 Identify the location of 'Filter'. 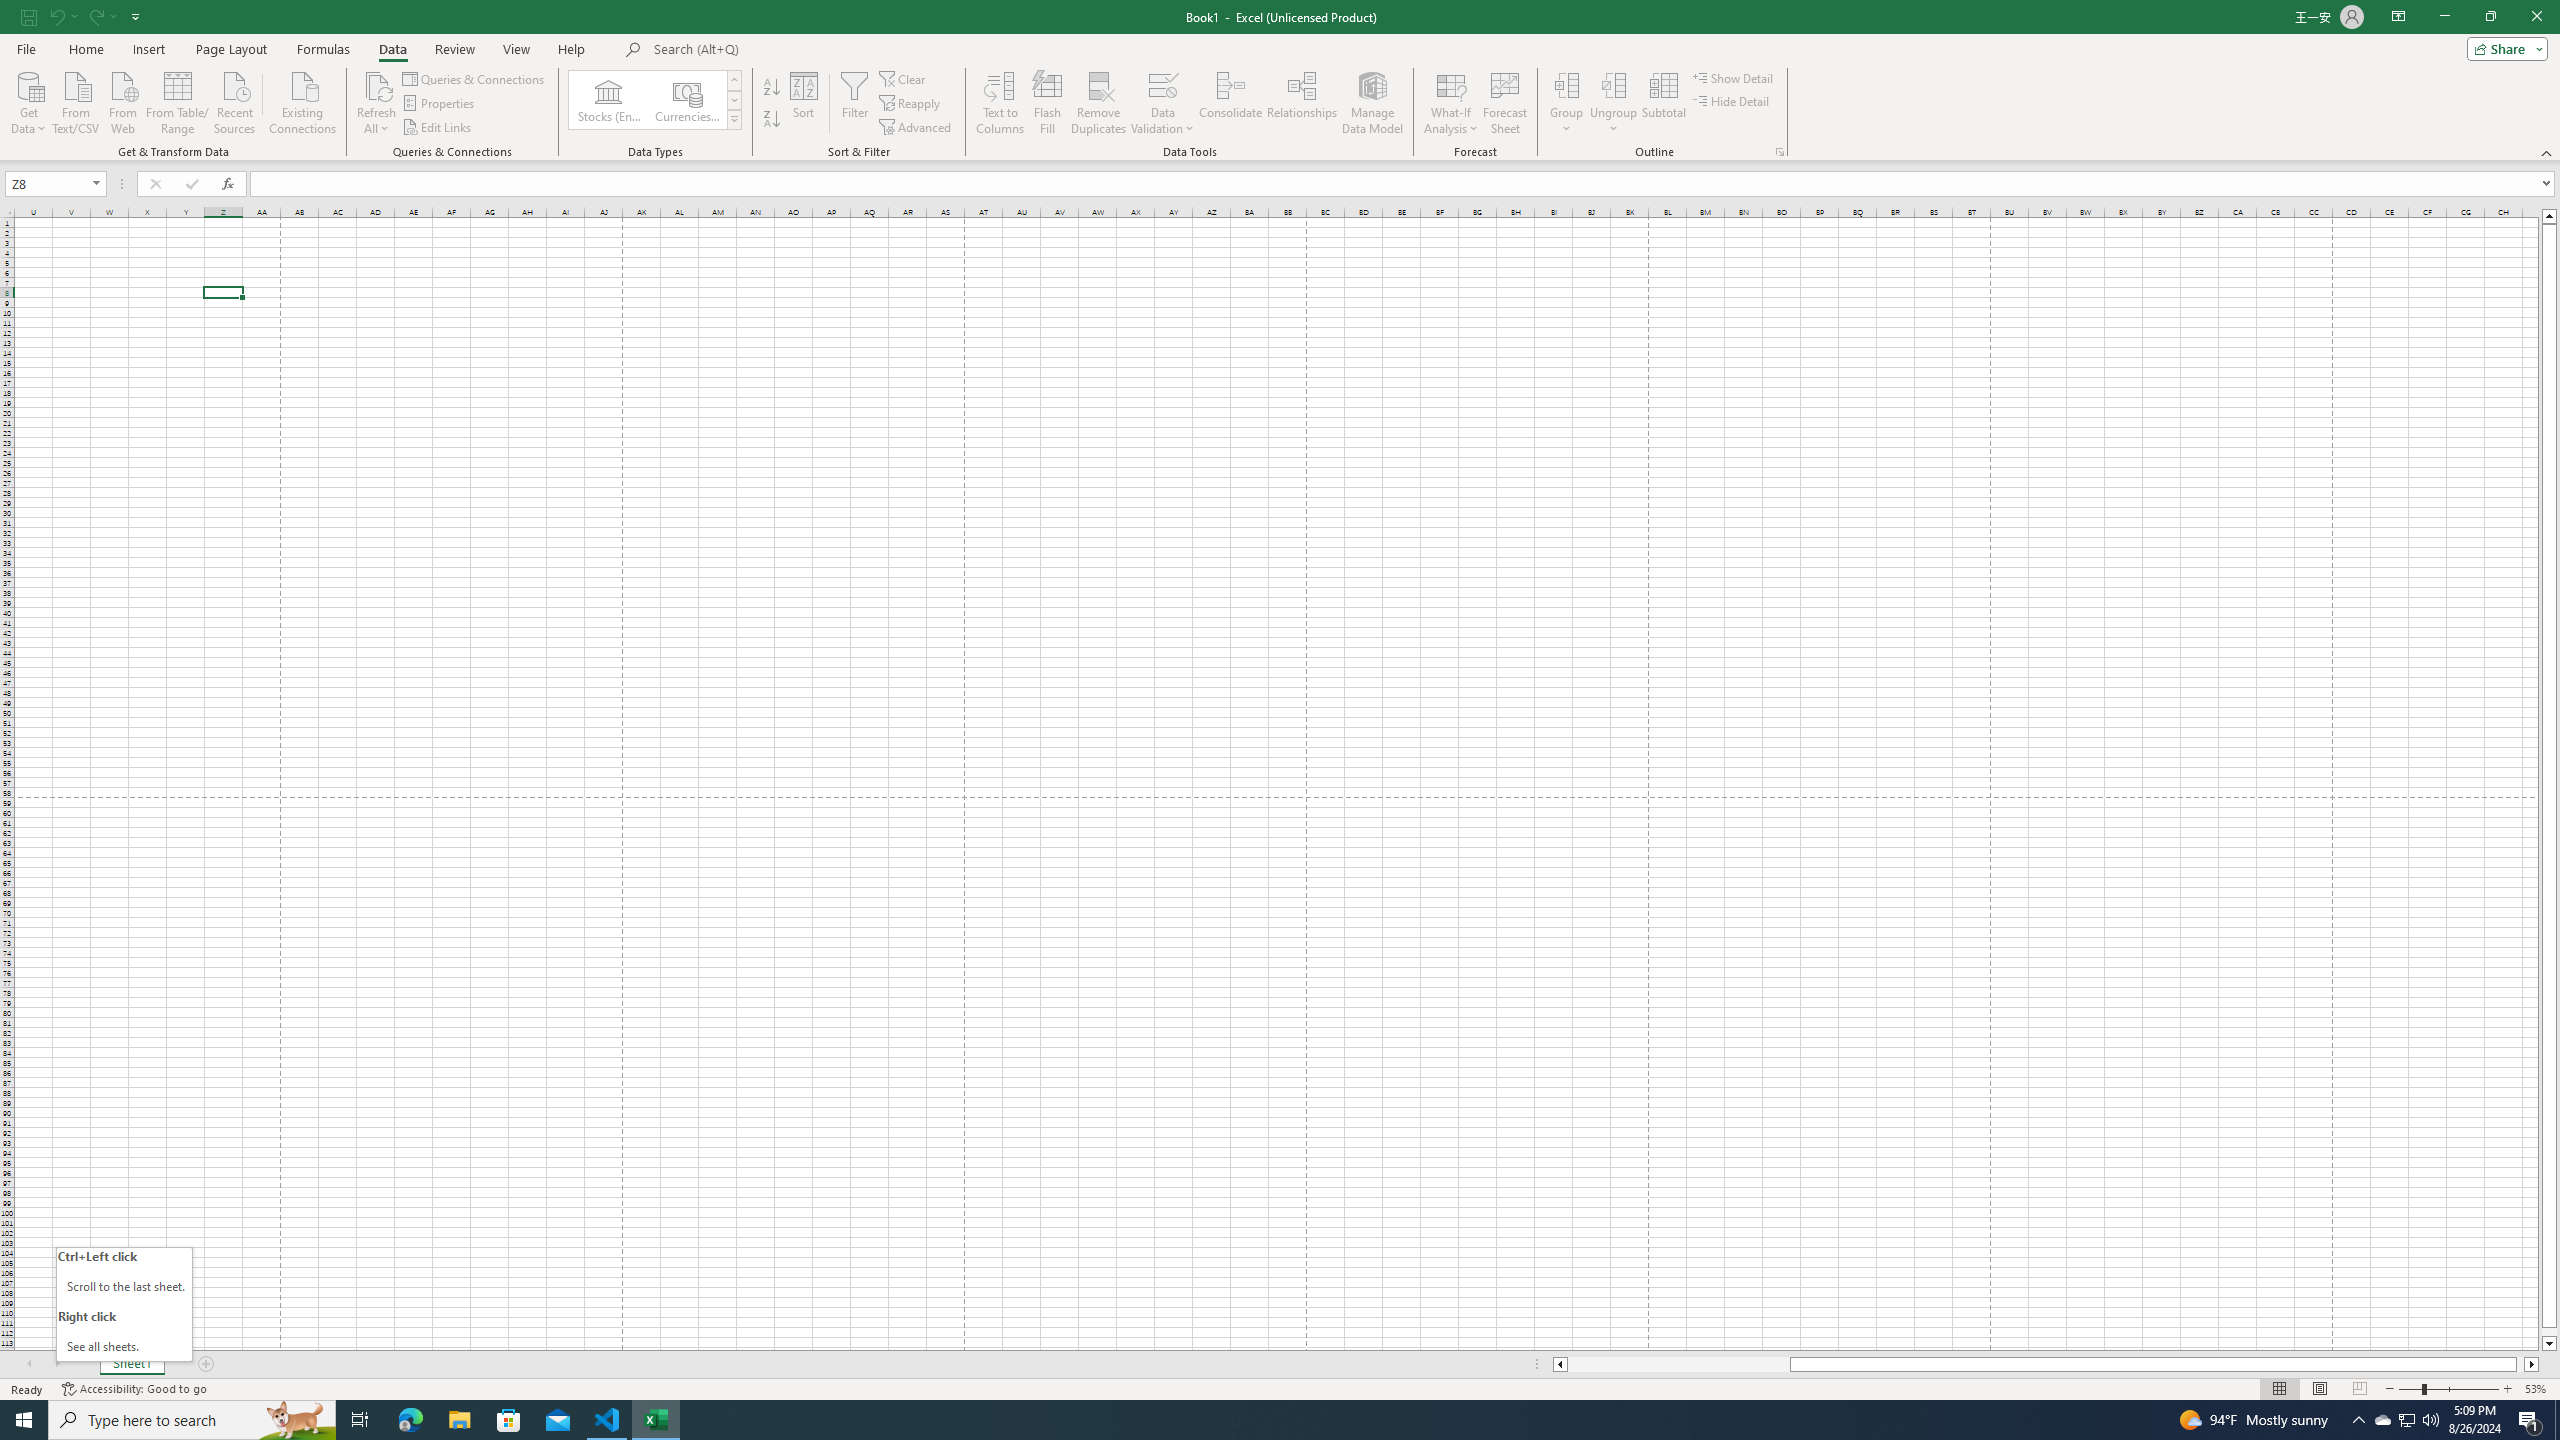
(855, 103).